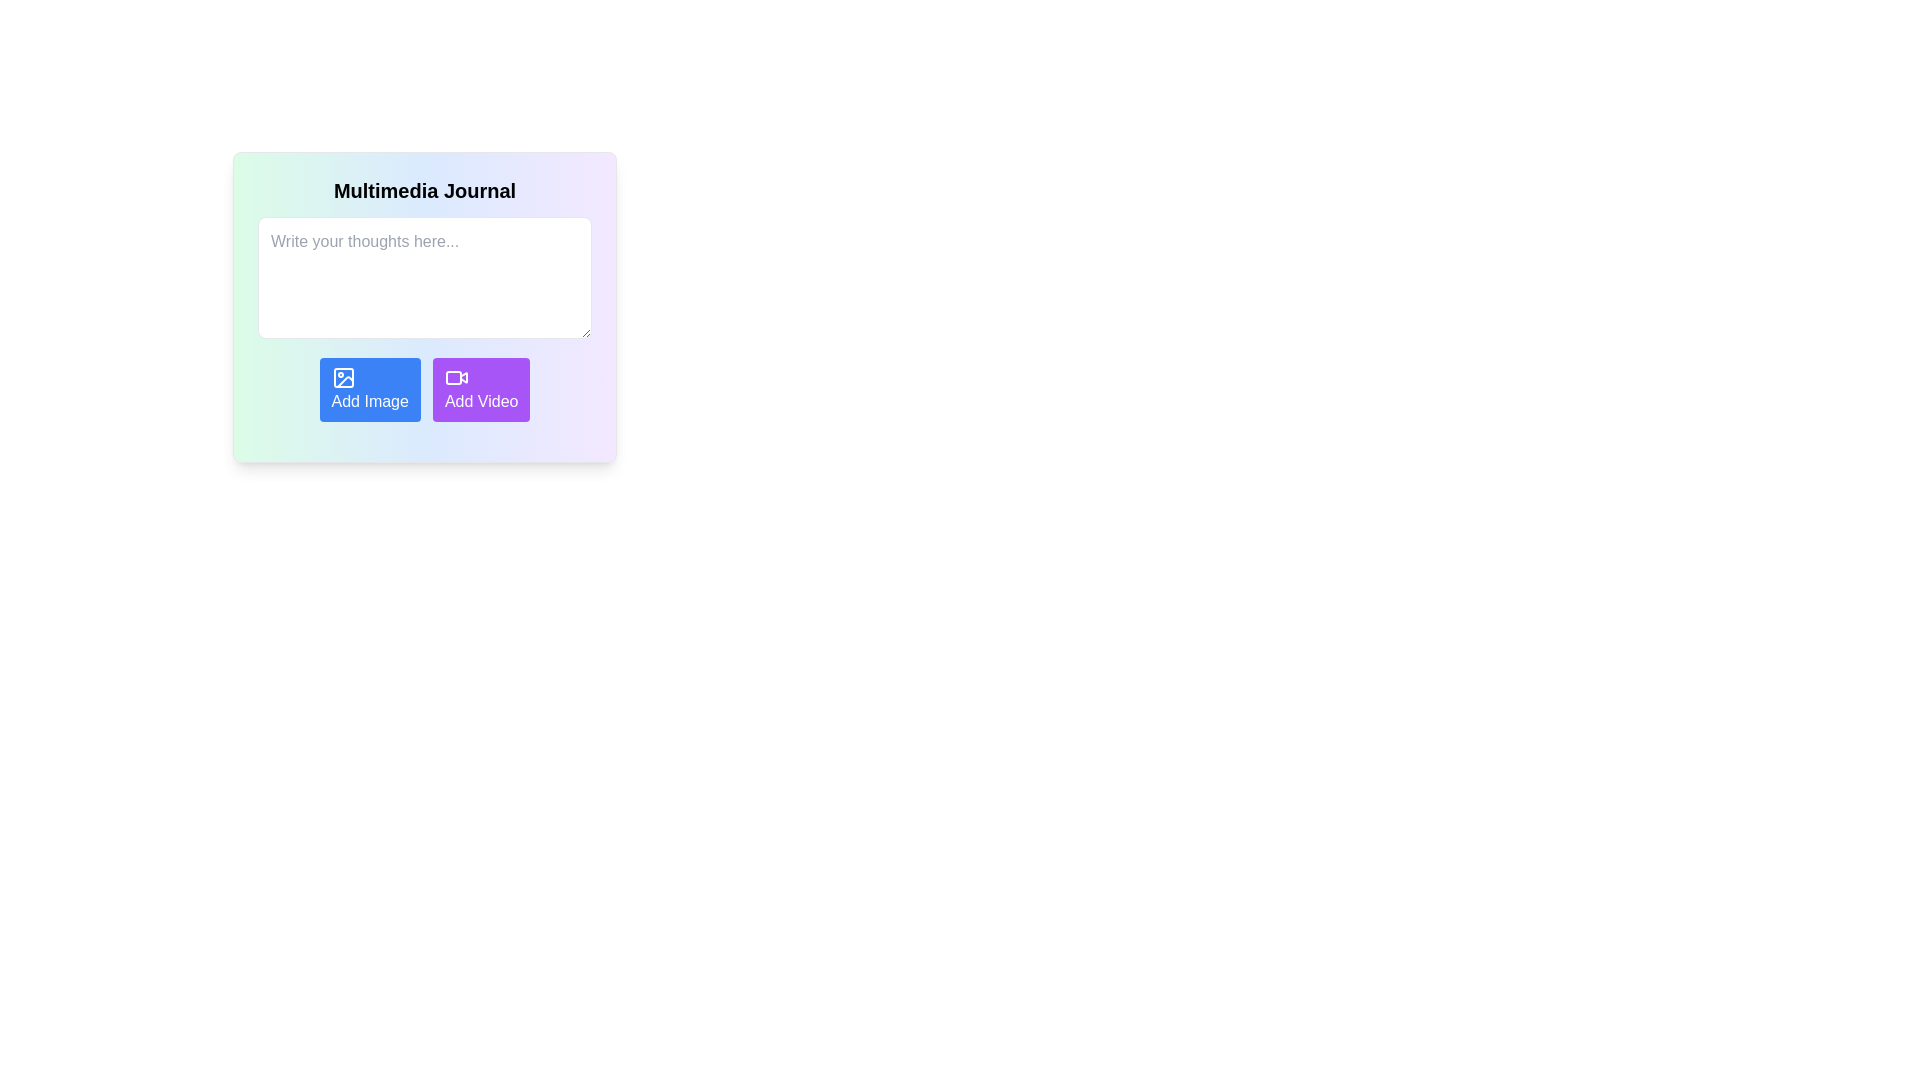 Image resolution: width=1920 pixels, height=1080 pixels. What do you see at coordinates (455, 378) in the screenshot?
I see `the 'Add Video' button located on the rightmost side of the two-button row at the bottom of the interface` at bounding box center [455, 378].